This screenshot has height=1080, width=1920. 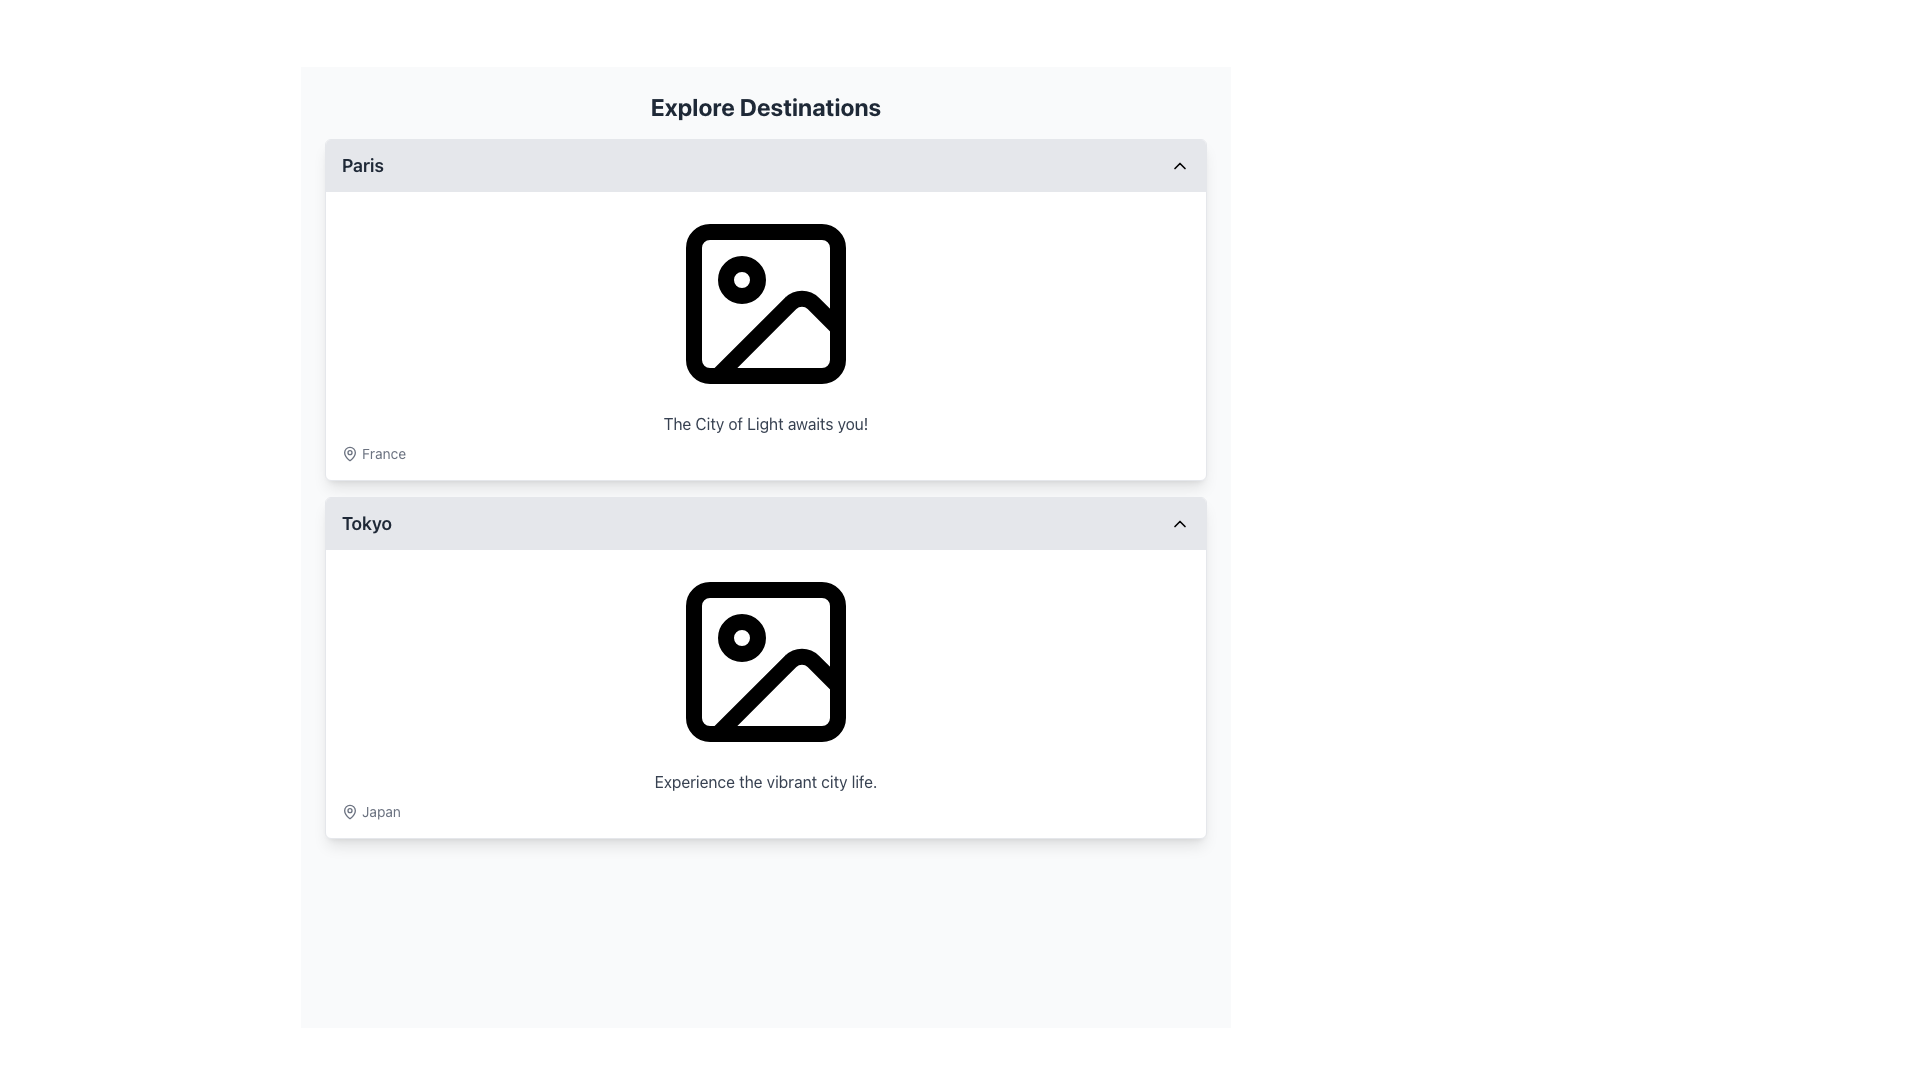 What do you see at coordinates (765, 662) in the screenshot?
I see `the small rounded rectangle image icon located in the lower card titled 'Tokyo' within the 'Explore Destinations' section` at bounding box center [765, 662].